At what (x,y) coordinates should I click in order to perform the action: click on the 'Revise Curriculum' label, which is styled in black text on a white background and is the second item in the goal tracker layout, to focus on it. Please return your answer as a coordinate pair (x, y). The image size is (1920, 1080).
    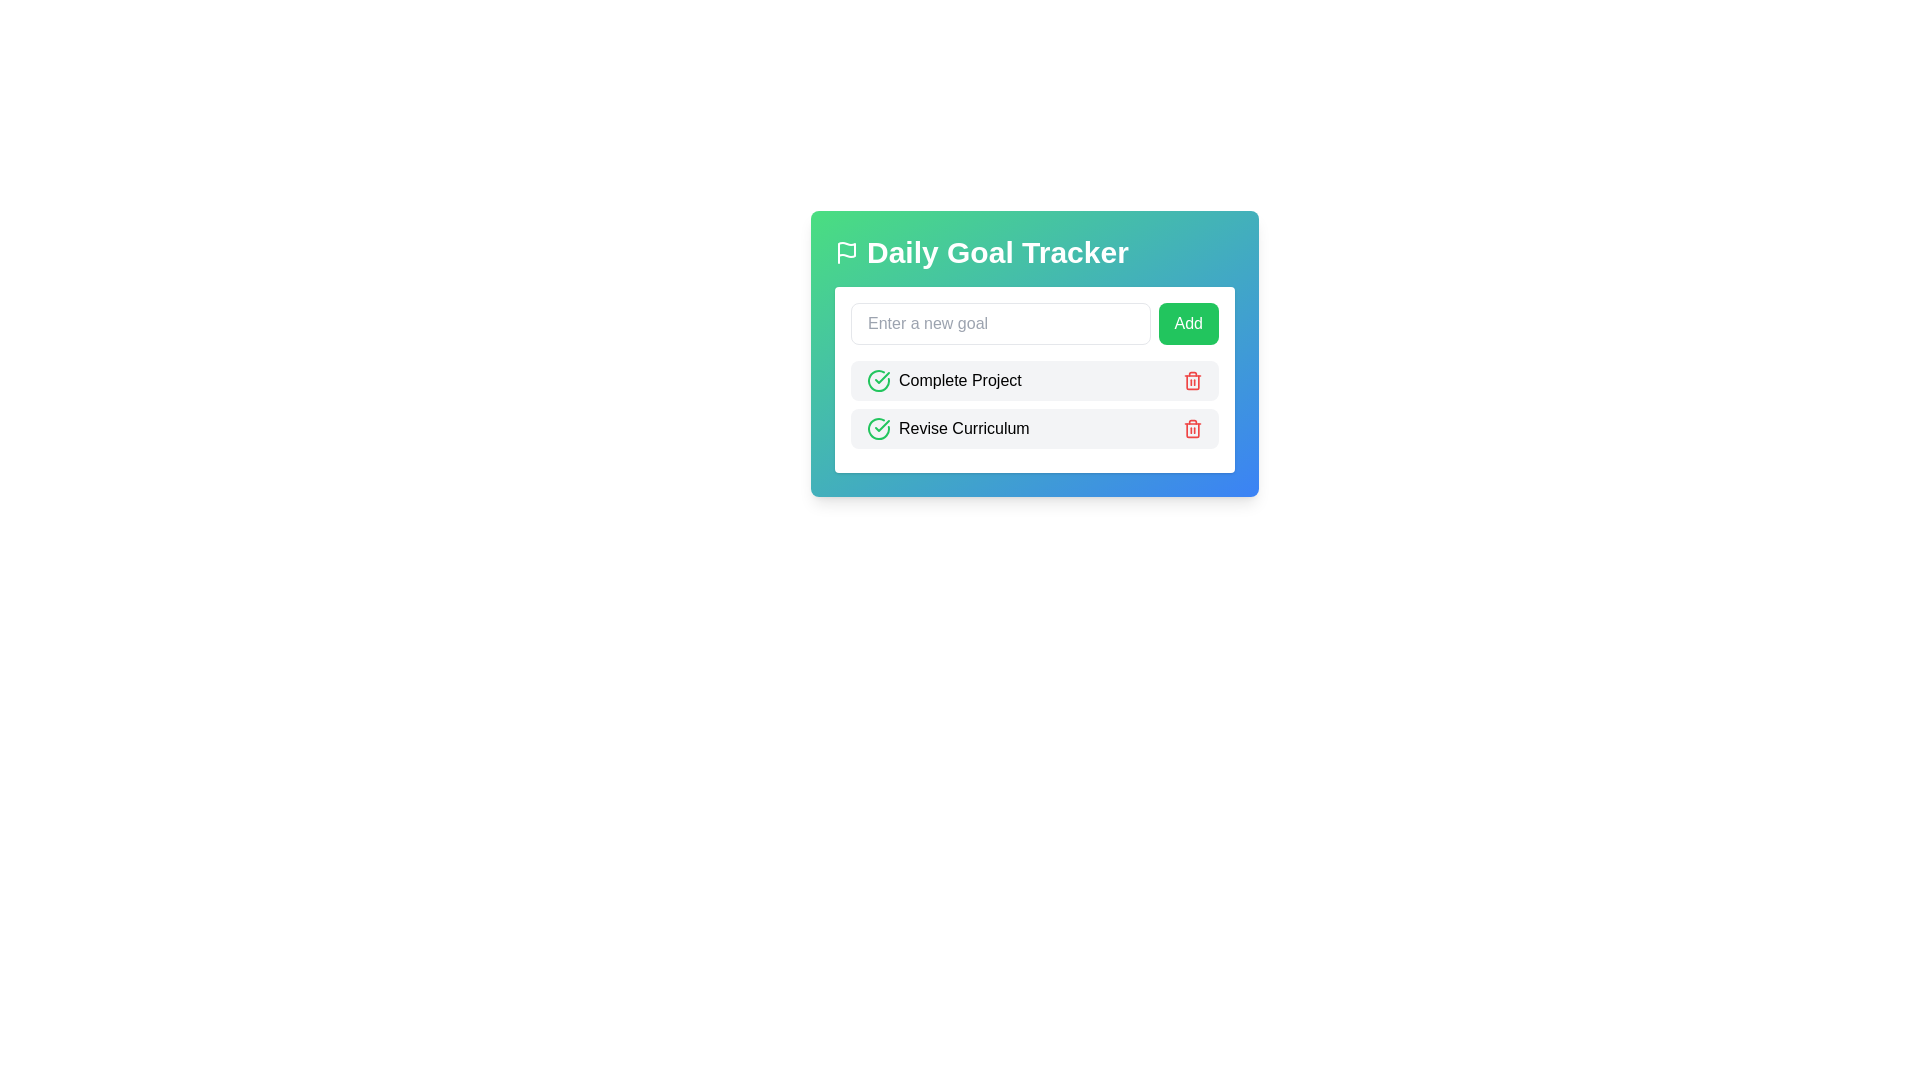
    Looking at the image, I should click on (964, 427).